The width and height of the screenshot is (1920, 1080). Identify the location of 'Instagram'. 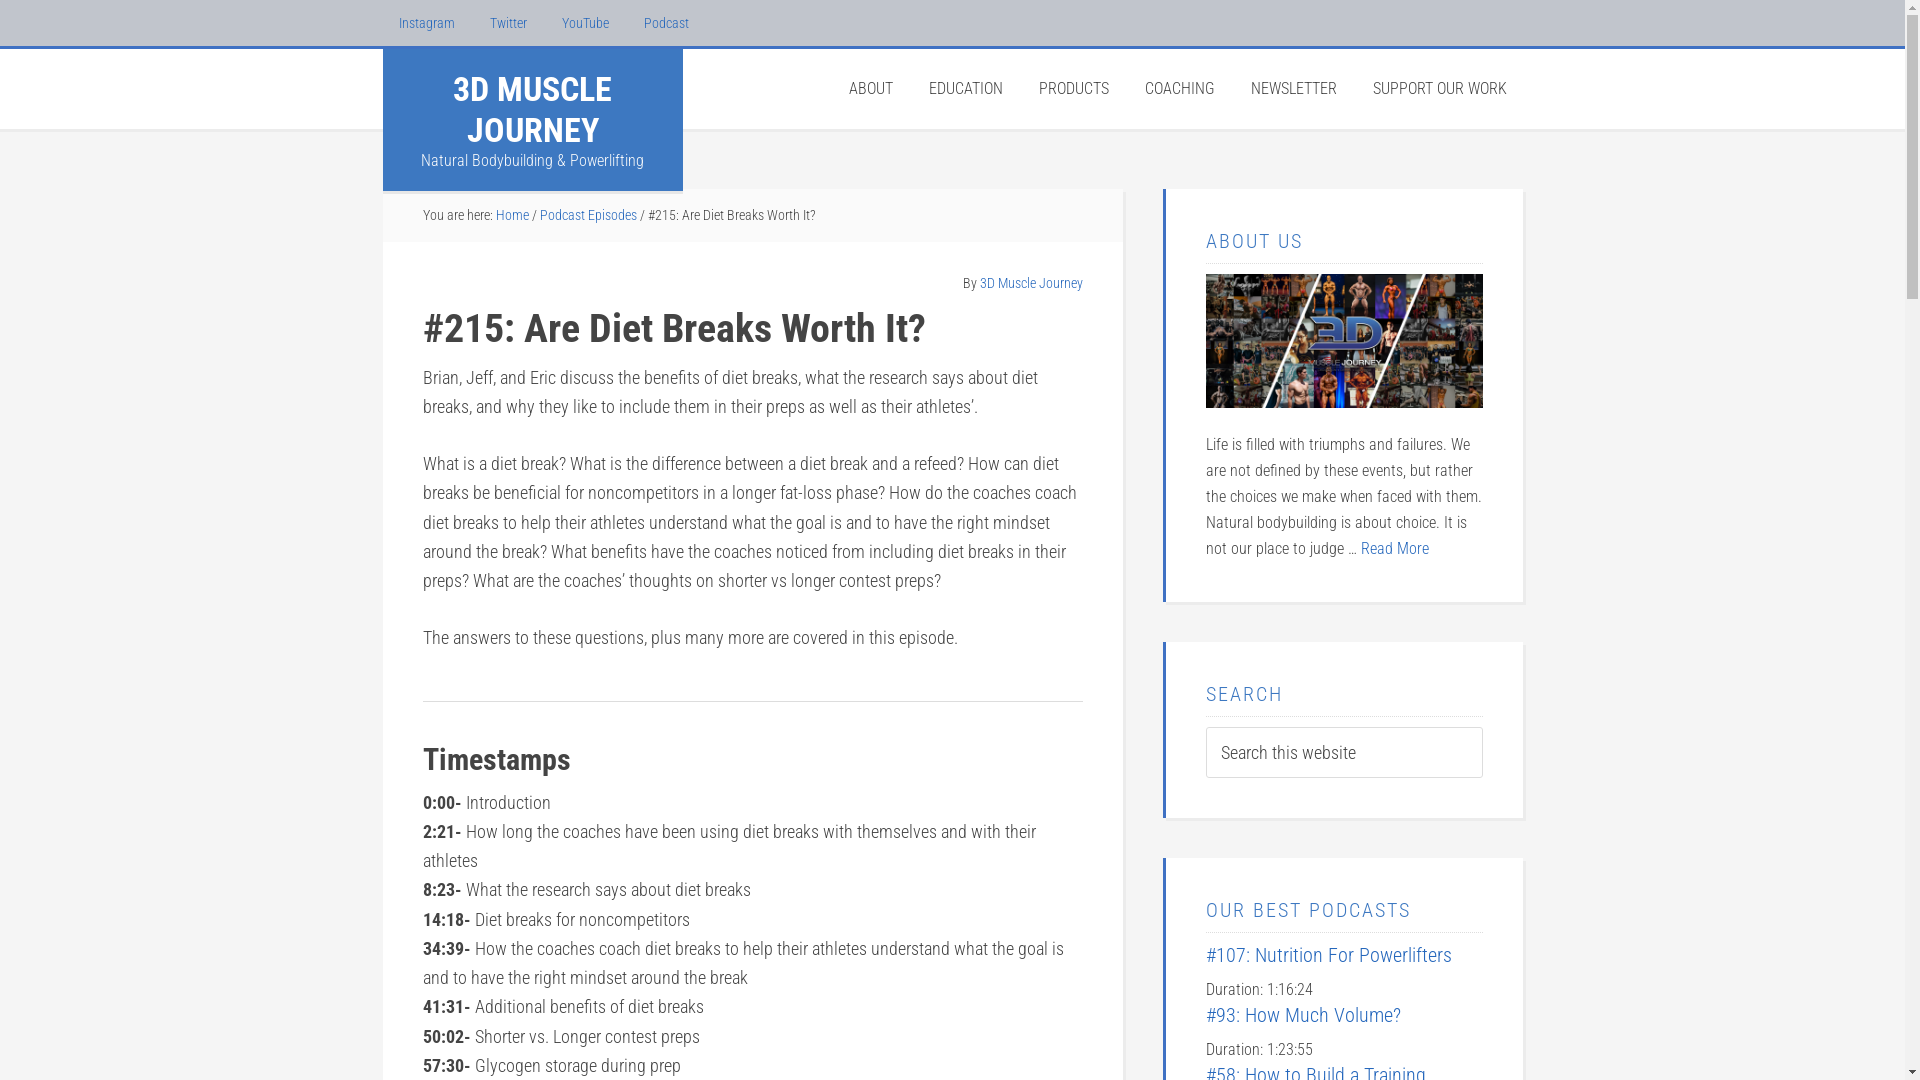
(382, 23).